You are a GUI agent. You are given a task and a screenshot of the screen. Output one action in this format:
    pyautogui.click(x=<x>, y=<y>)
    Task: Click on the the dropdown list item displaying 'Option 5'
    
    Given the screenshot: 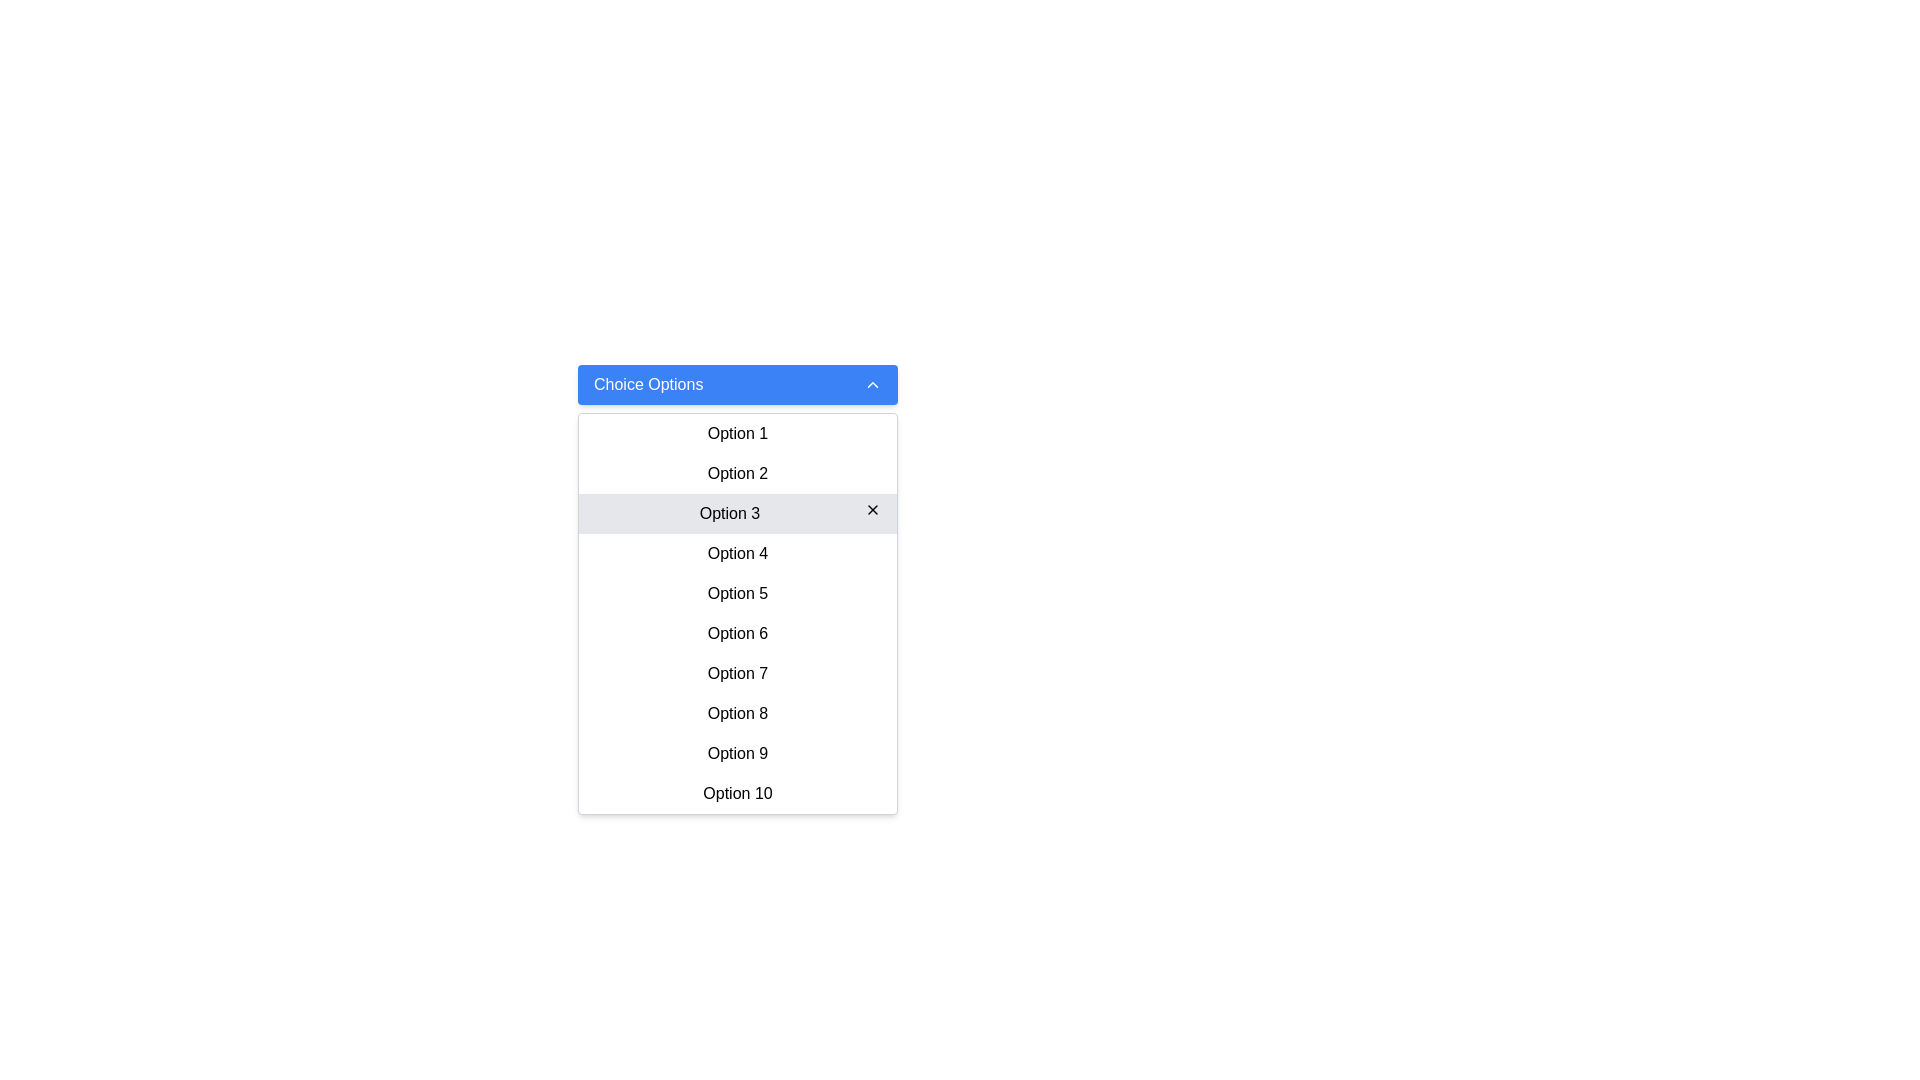 What is the action you would take?
    pyautogui.click(x=737, y=592)
    